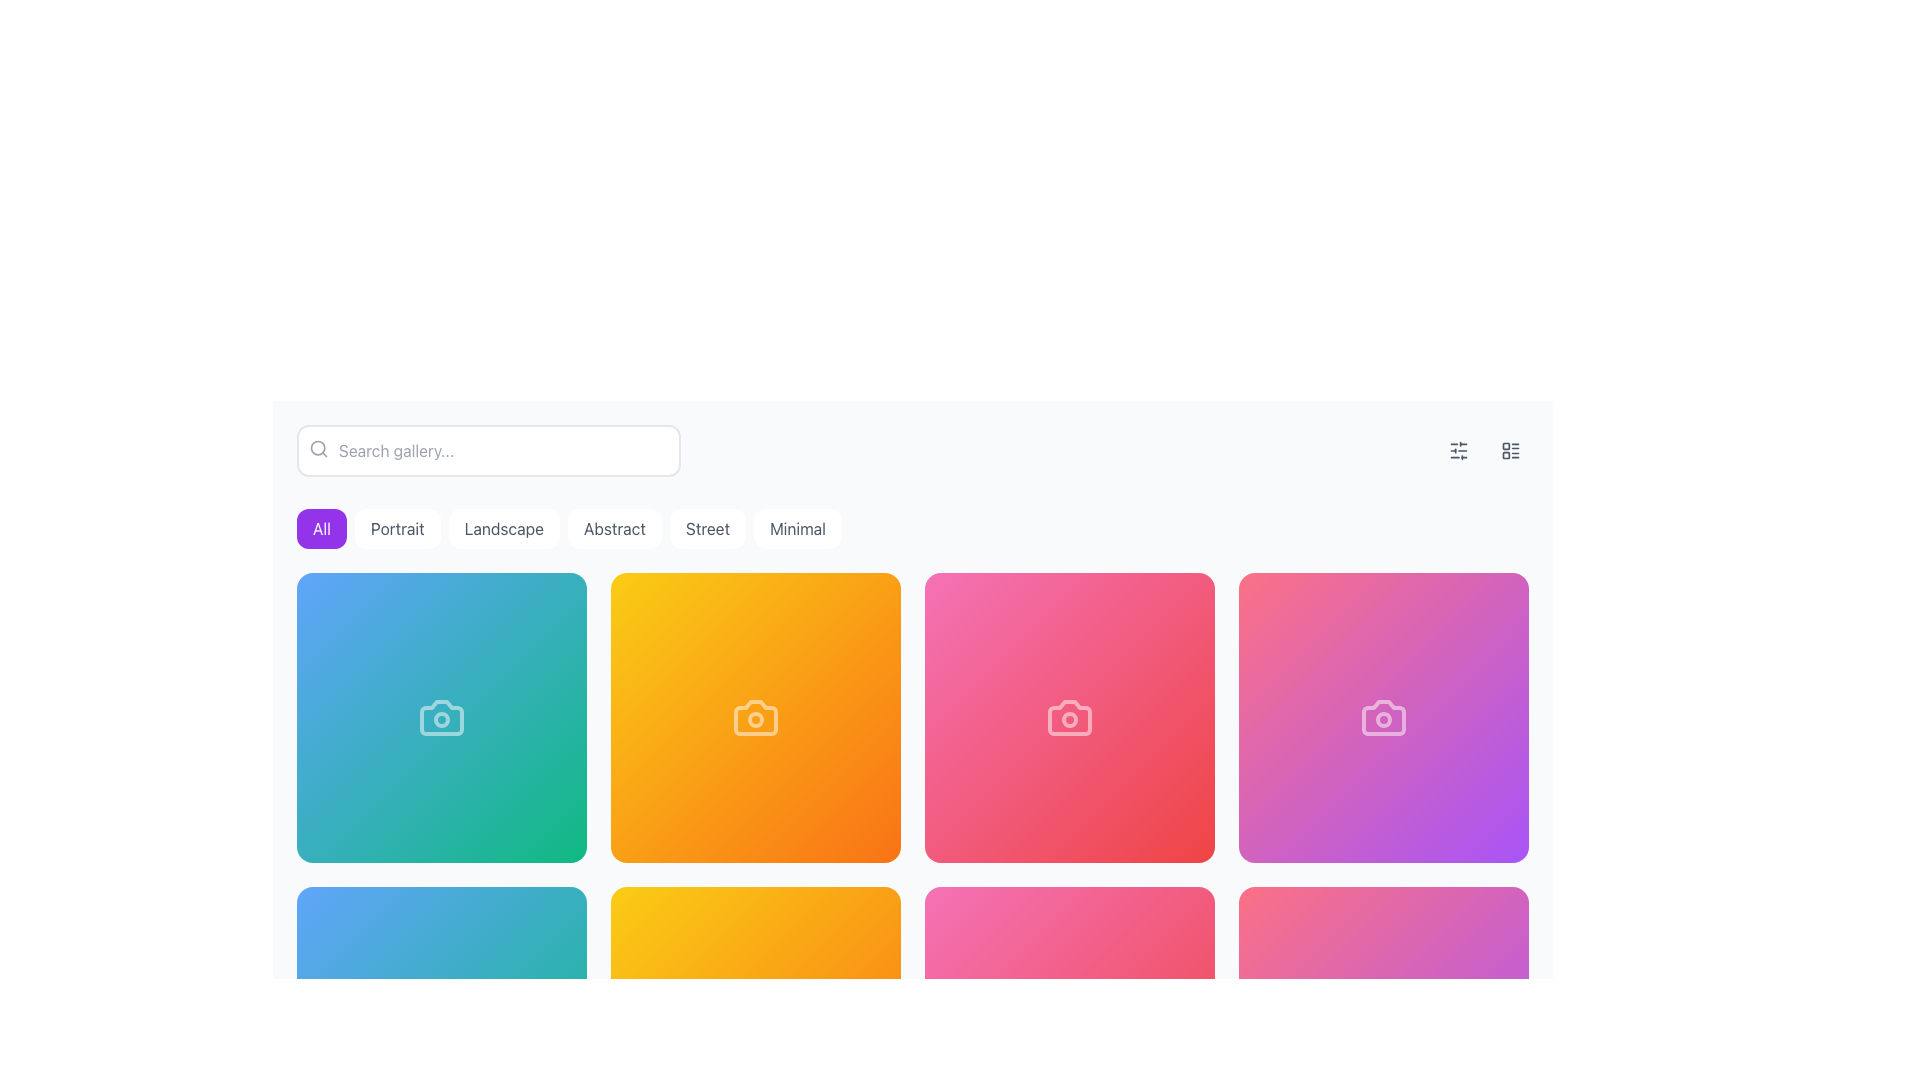 The height and width of the screenshot is (1080, 1920). What do you see at coordinates (397, 527) in the screenshot?
I see `the 'Portrait' button, which is the second button in a horizontal group of six buttons` at bounding box center [397, 527].